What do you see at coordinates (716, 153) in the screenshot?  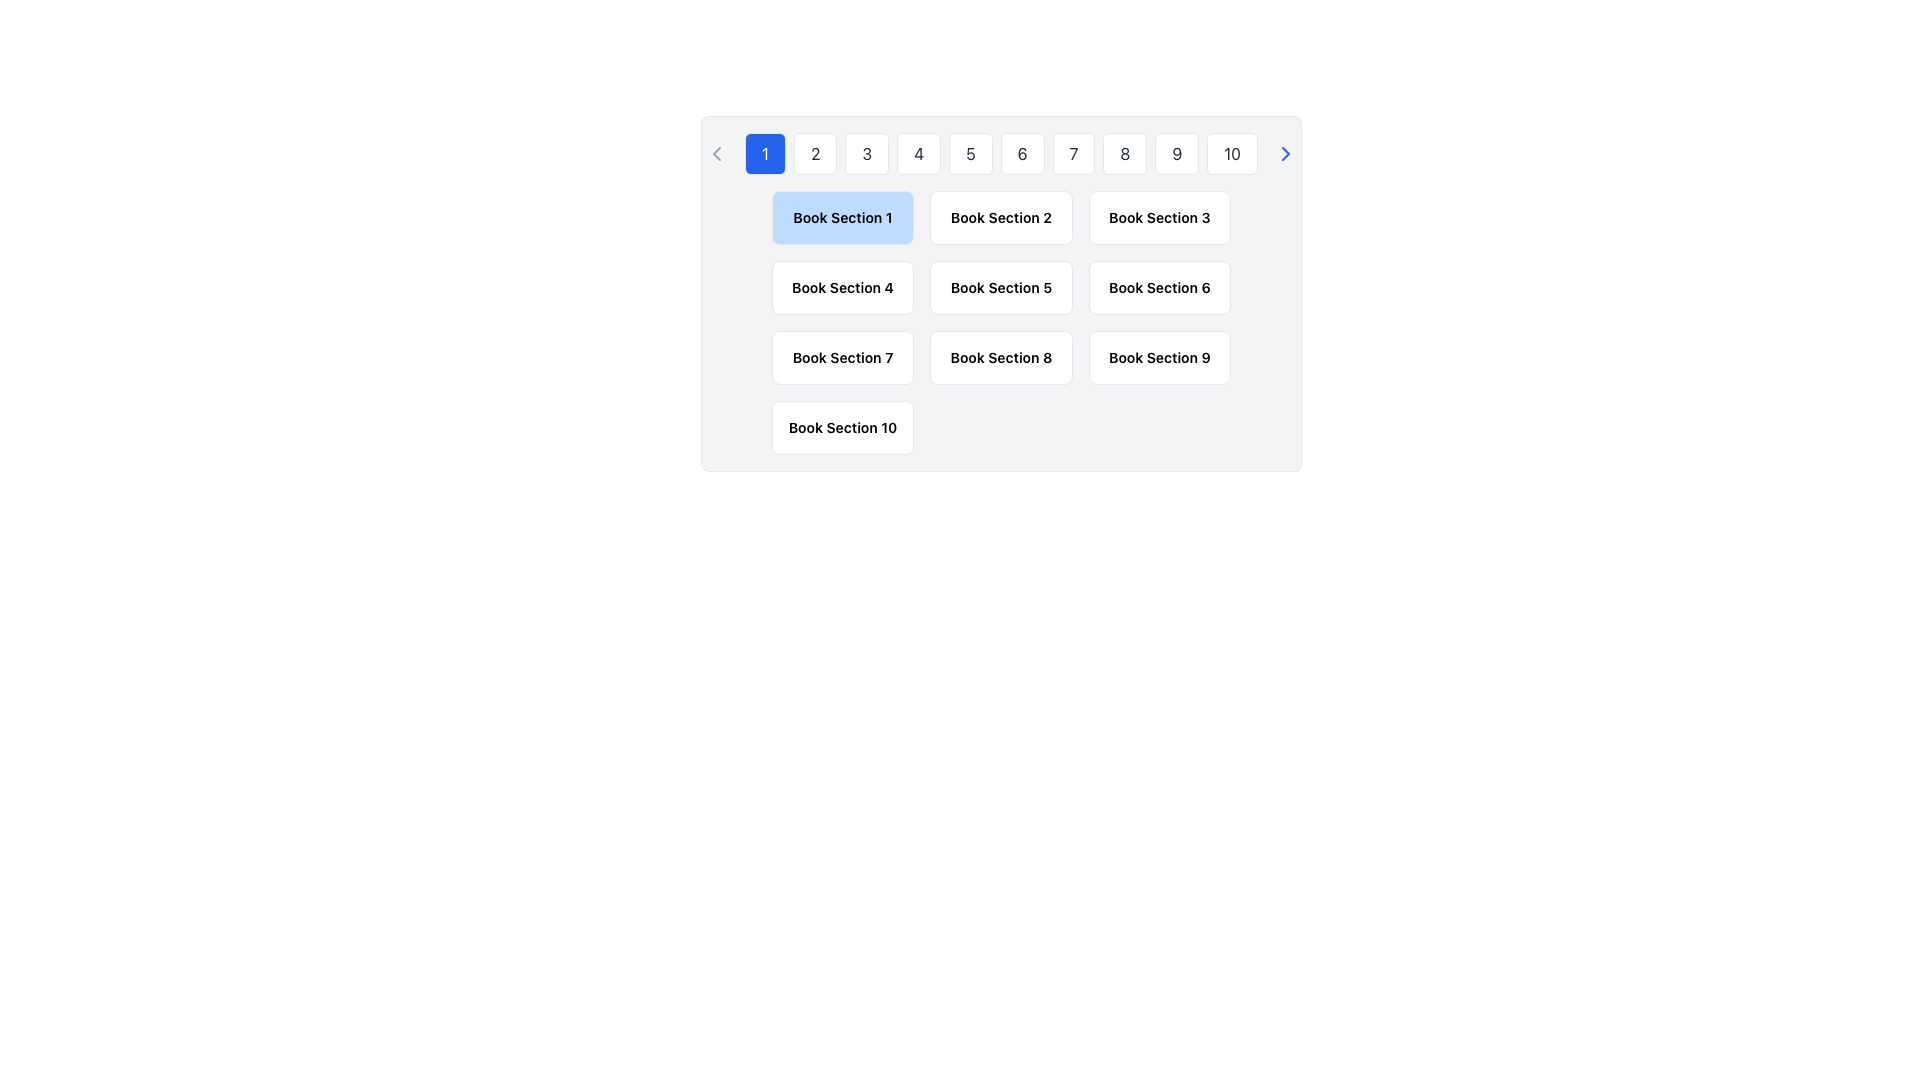 I see `the left-pointing chevron icon, styled in gray, located at the leftmost position in the top navigation bar of the pagination interface` at bounding box center [716, 153].